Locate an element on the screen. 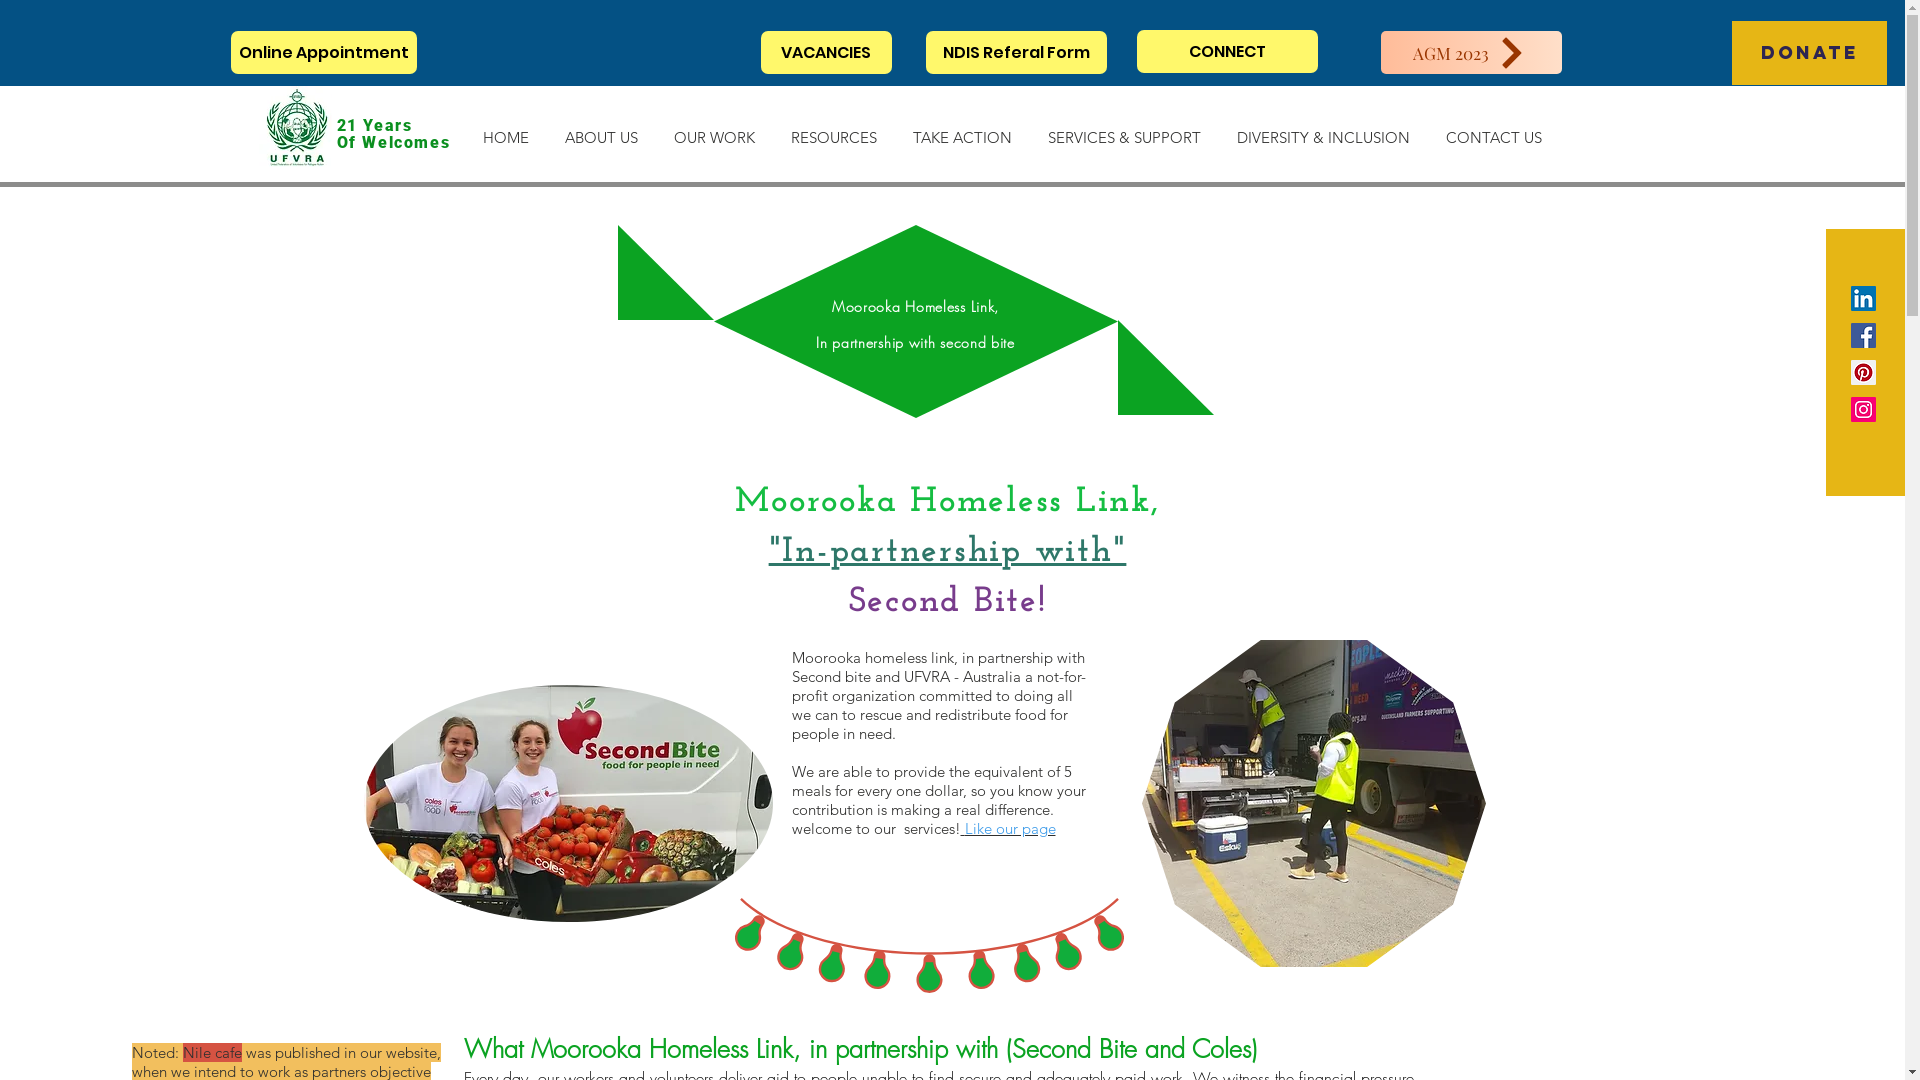  'DIVERSITY & INCLUSION' is located at coordinates (1322, 128).